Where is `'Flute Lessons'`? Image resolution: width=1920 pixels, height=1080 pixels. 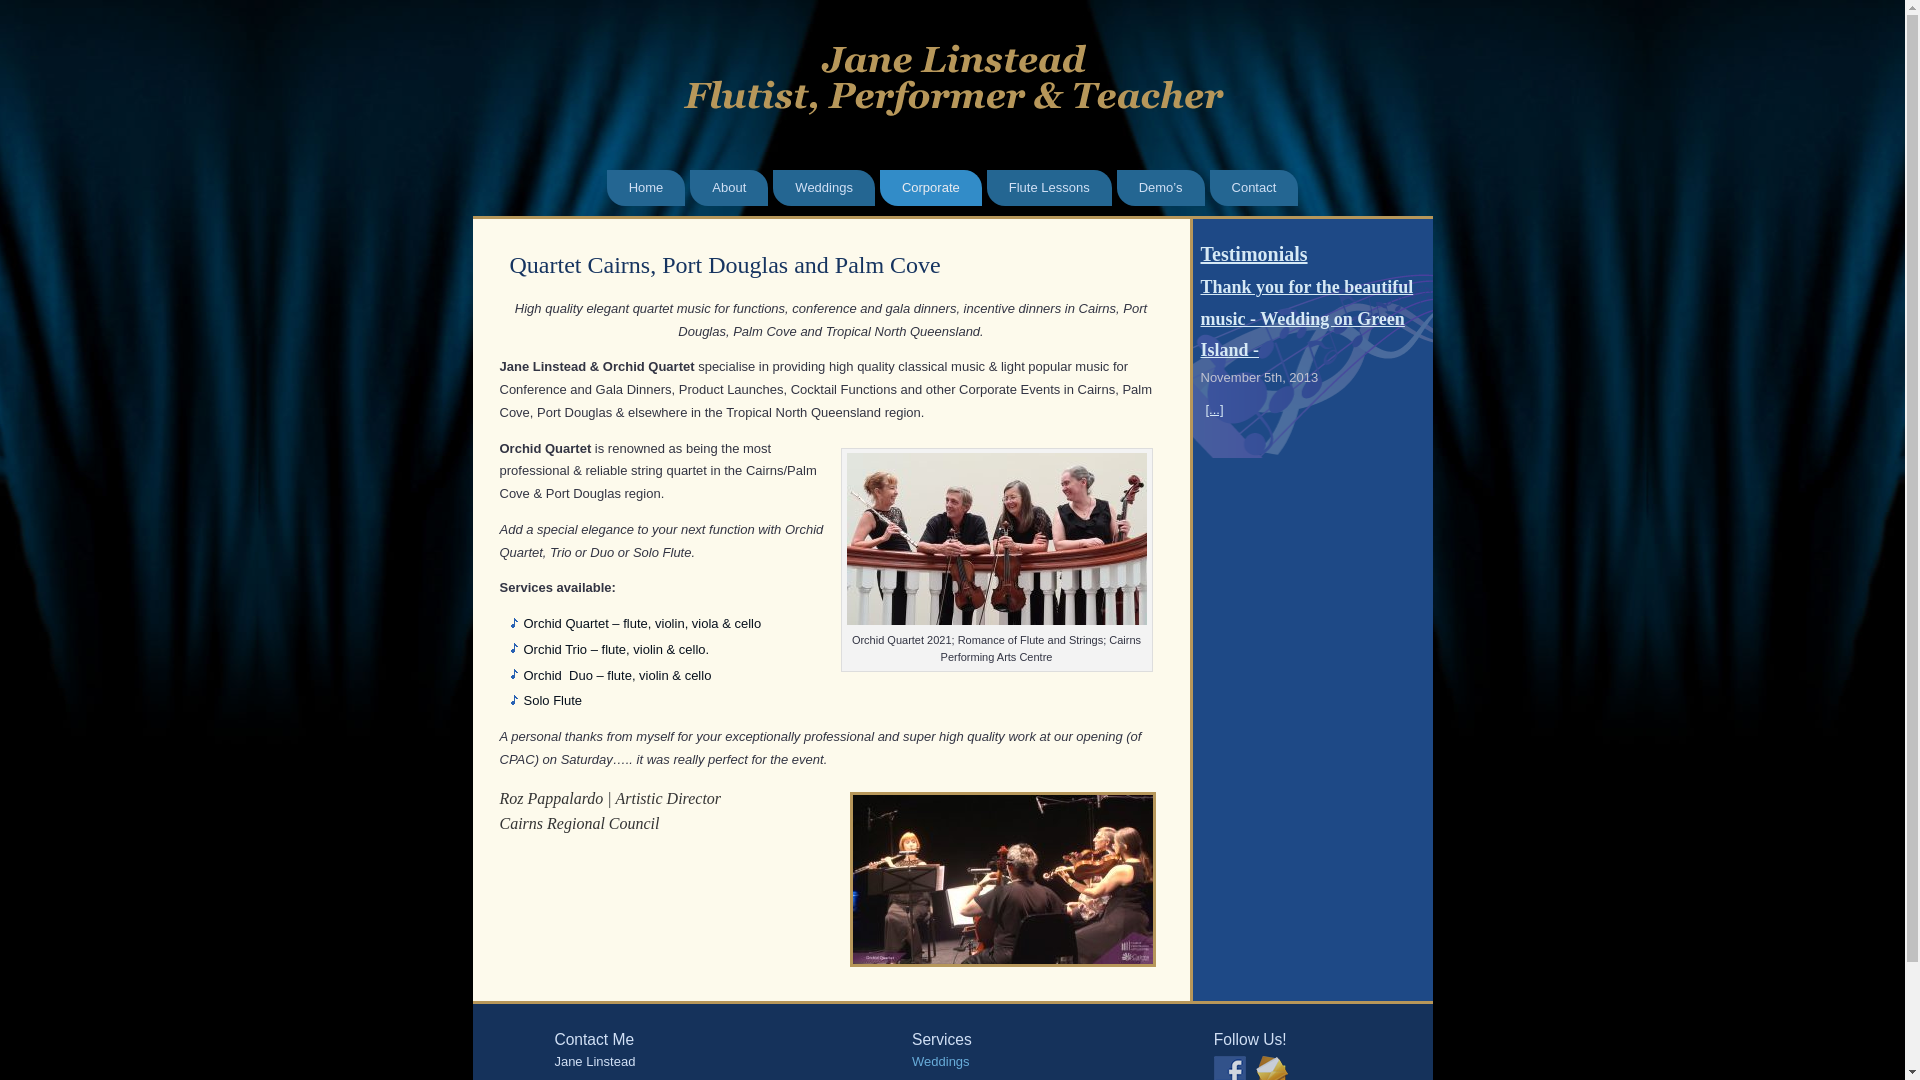 'Flute Lessons' is located at coordinates (1048, 188).